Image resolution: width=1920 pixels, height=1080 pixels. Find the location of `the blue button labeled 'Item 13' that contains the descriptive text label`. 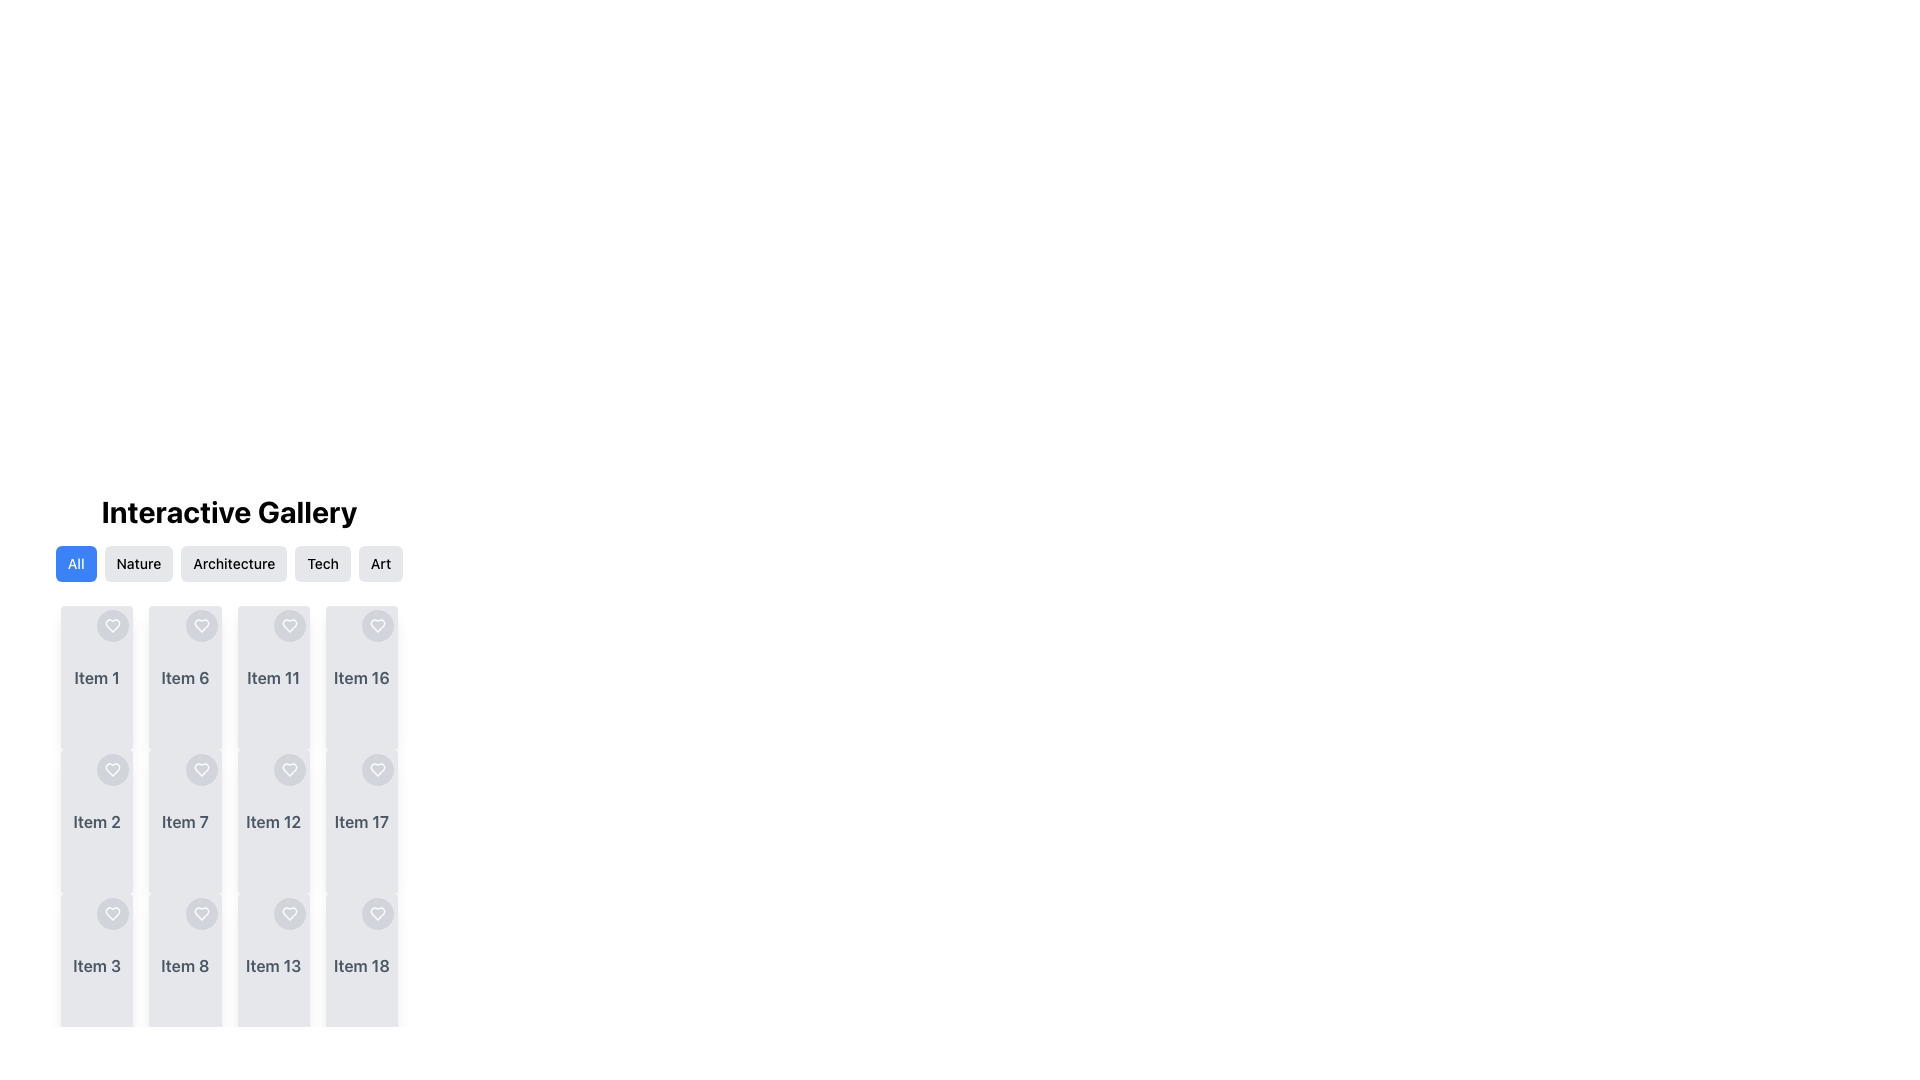

the blue button labeled 'Item 13' that contains the descriptive text label is located at coordinates (281, 964).